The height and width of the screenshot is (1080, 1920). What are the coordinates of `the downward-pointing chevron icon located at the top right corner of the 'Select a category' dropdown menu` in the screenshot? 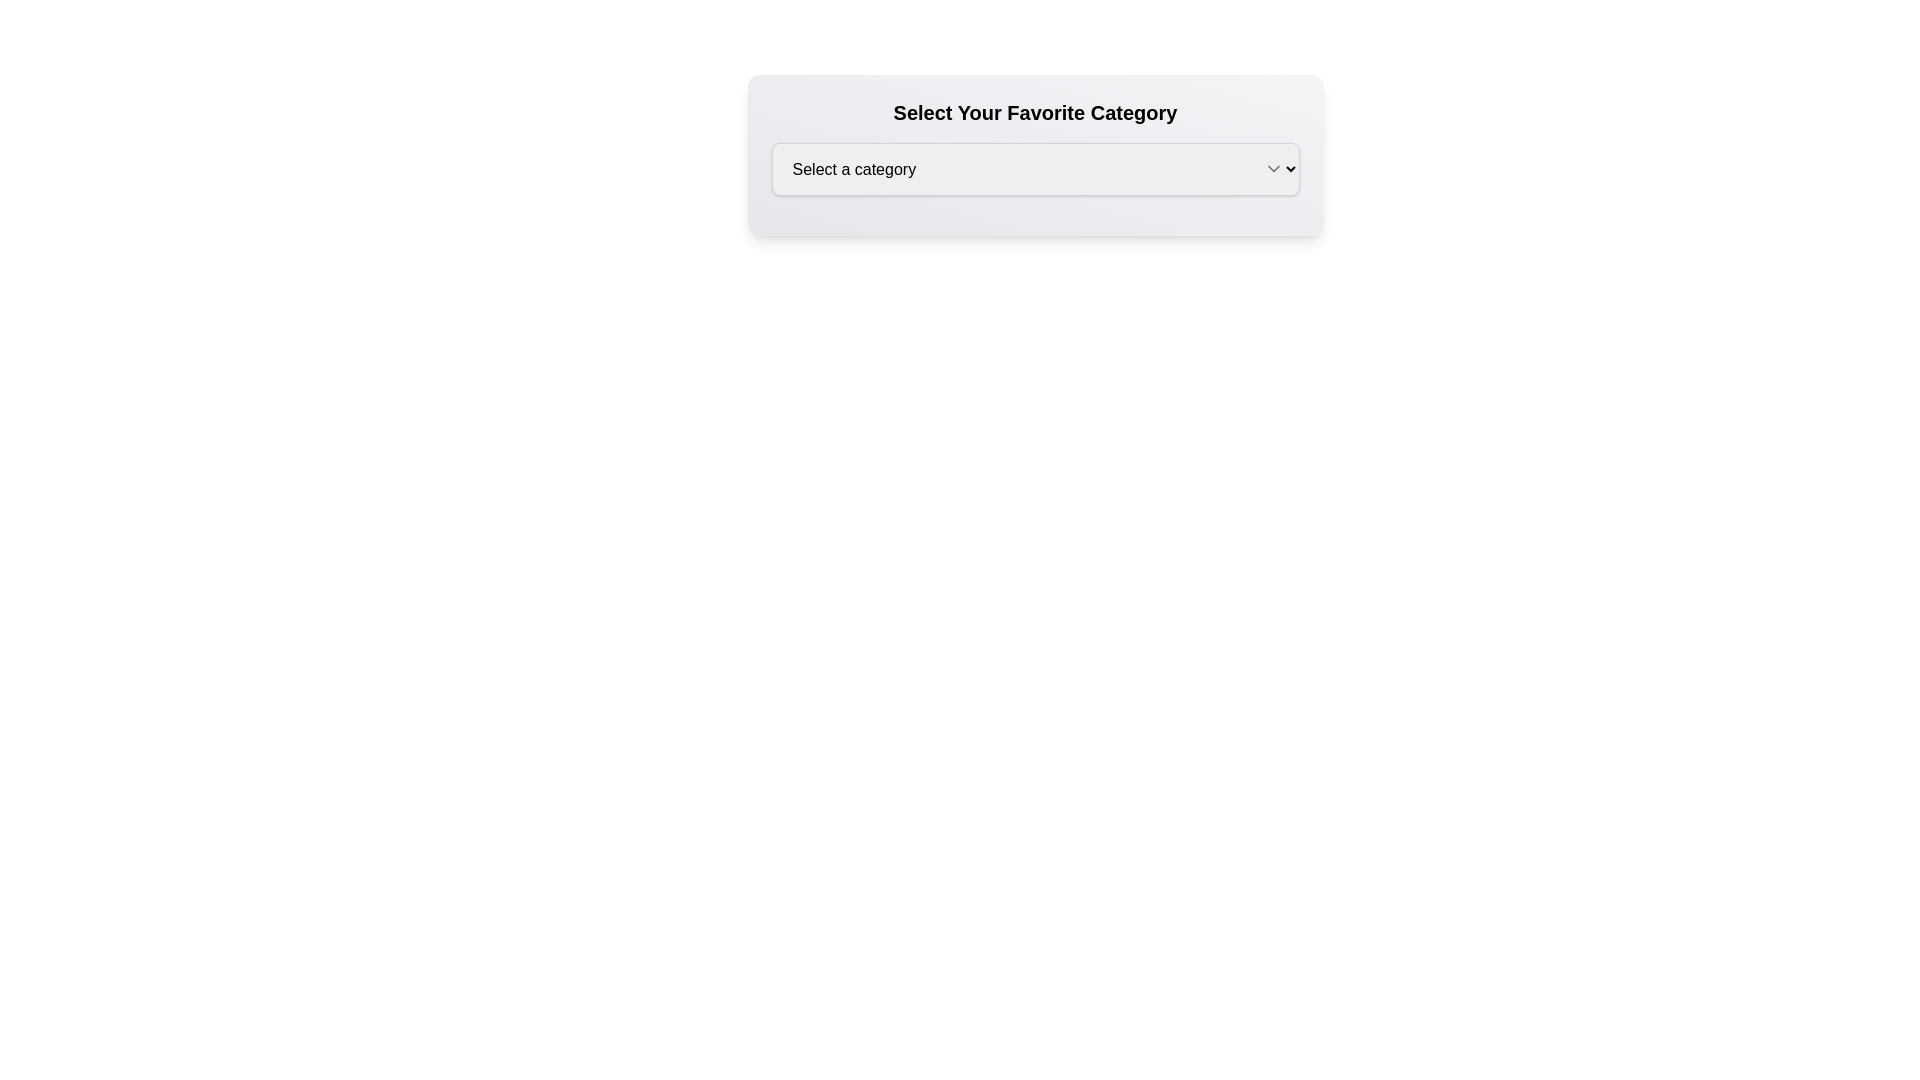 It's located at (1272, 168).